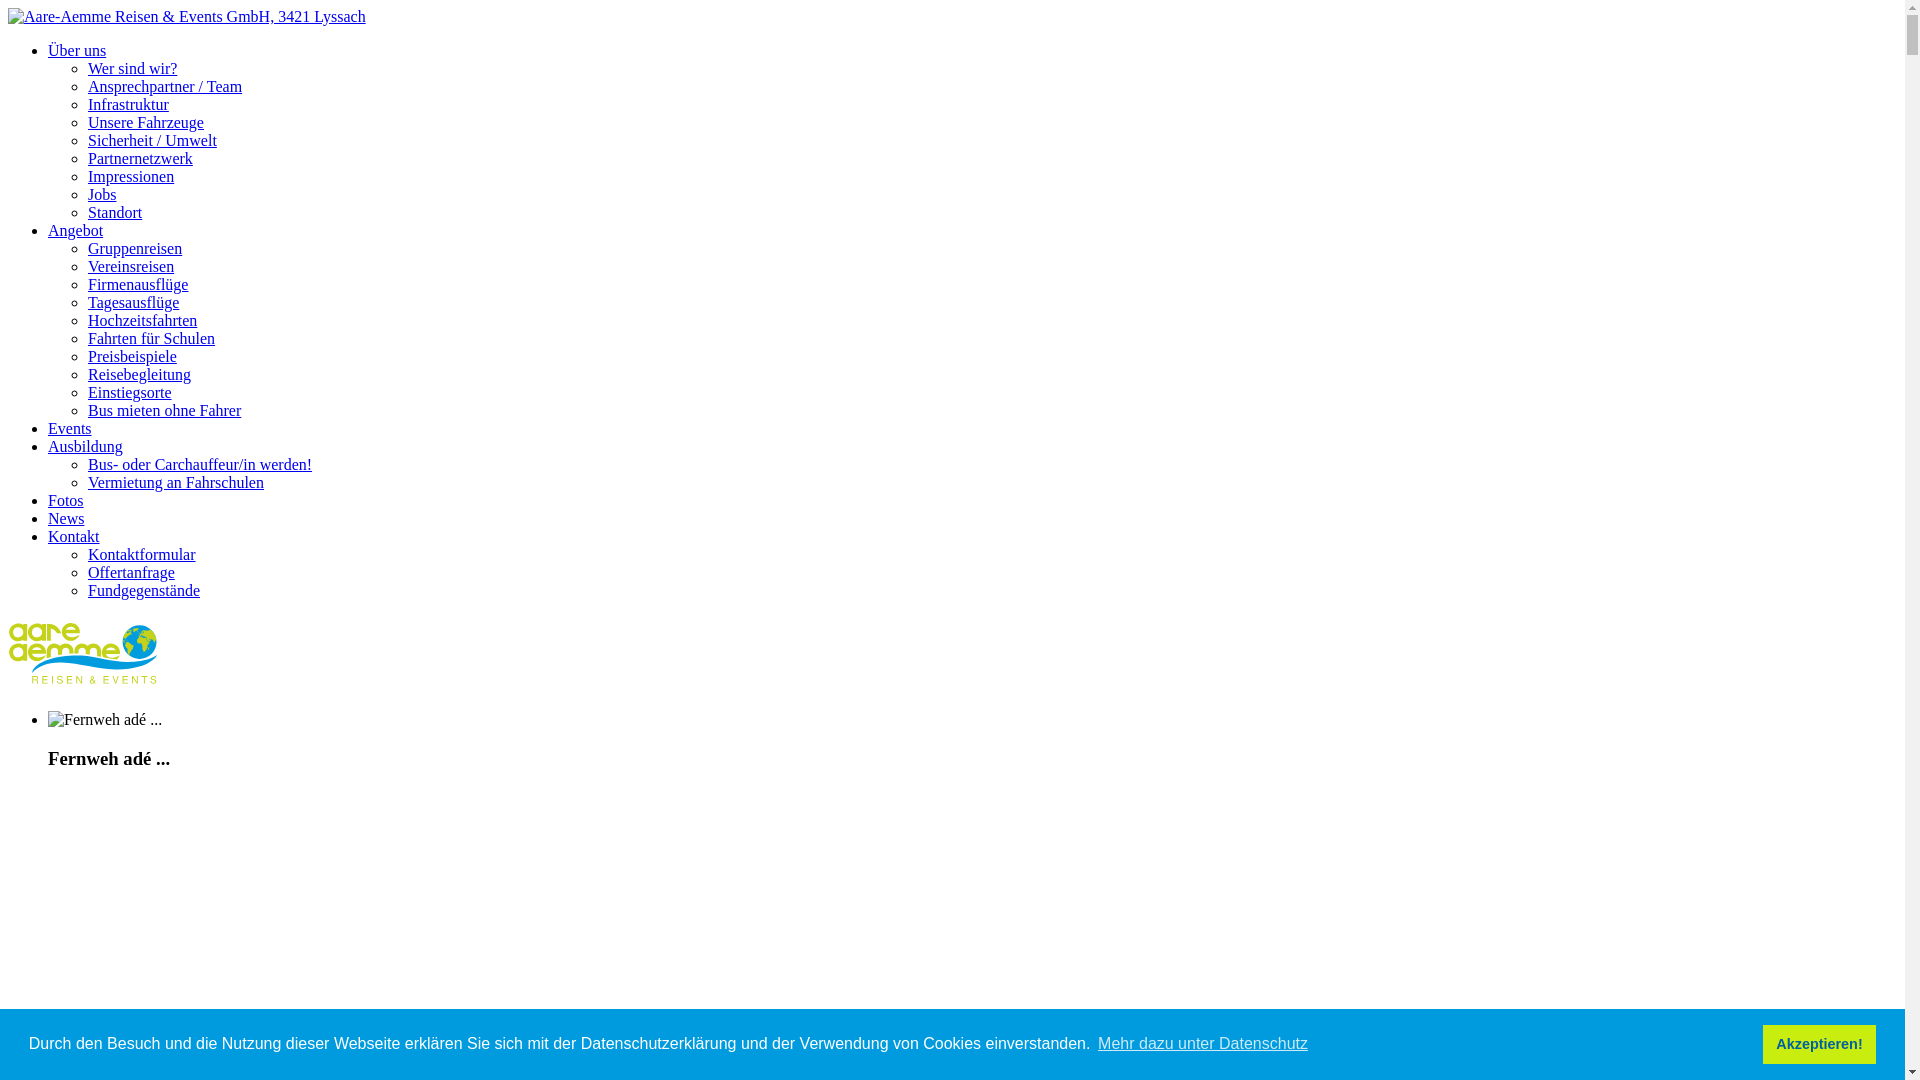  What do you see at coordinates (86, 175) in the screenshot?
I see `'Impressionen'` at bounding box center [86, 175].